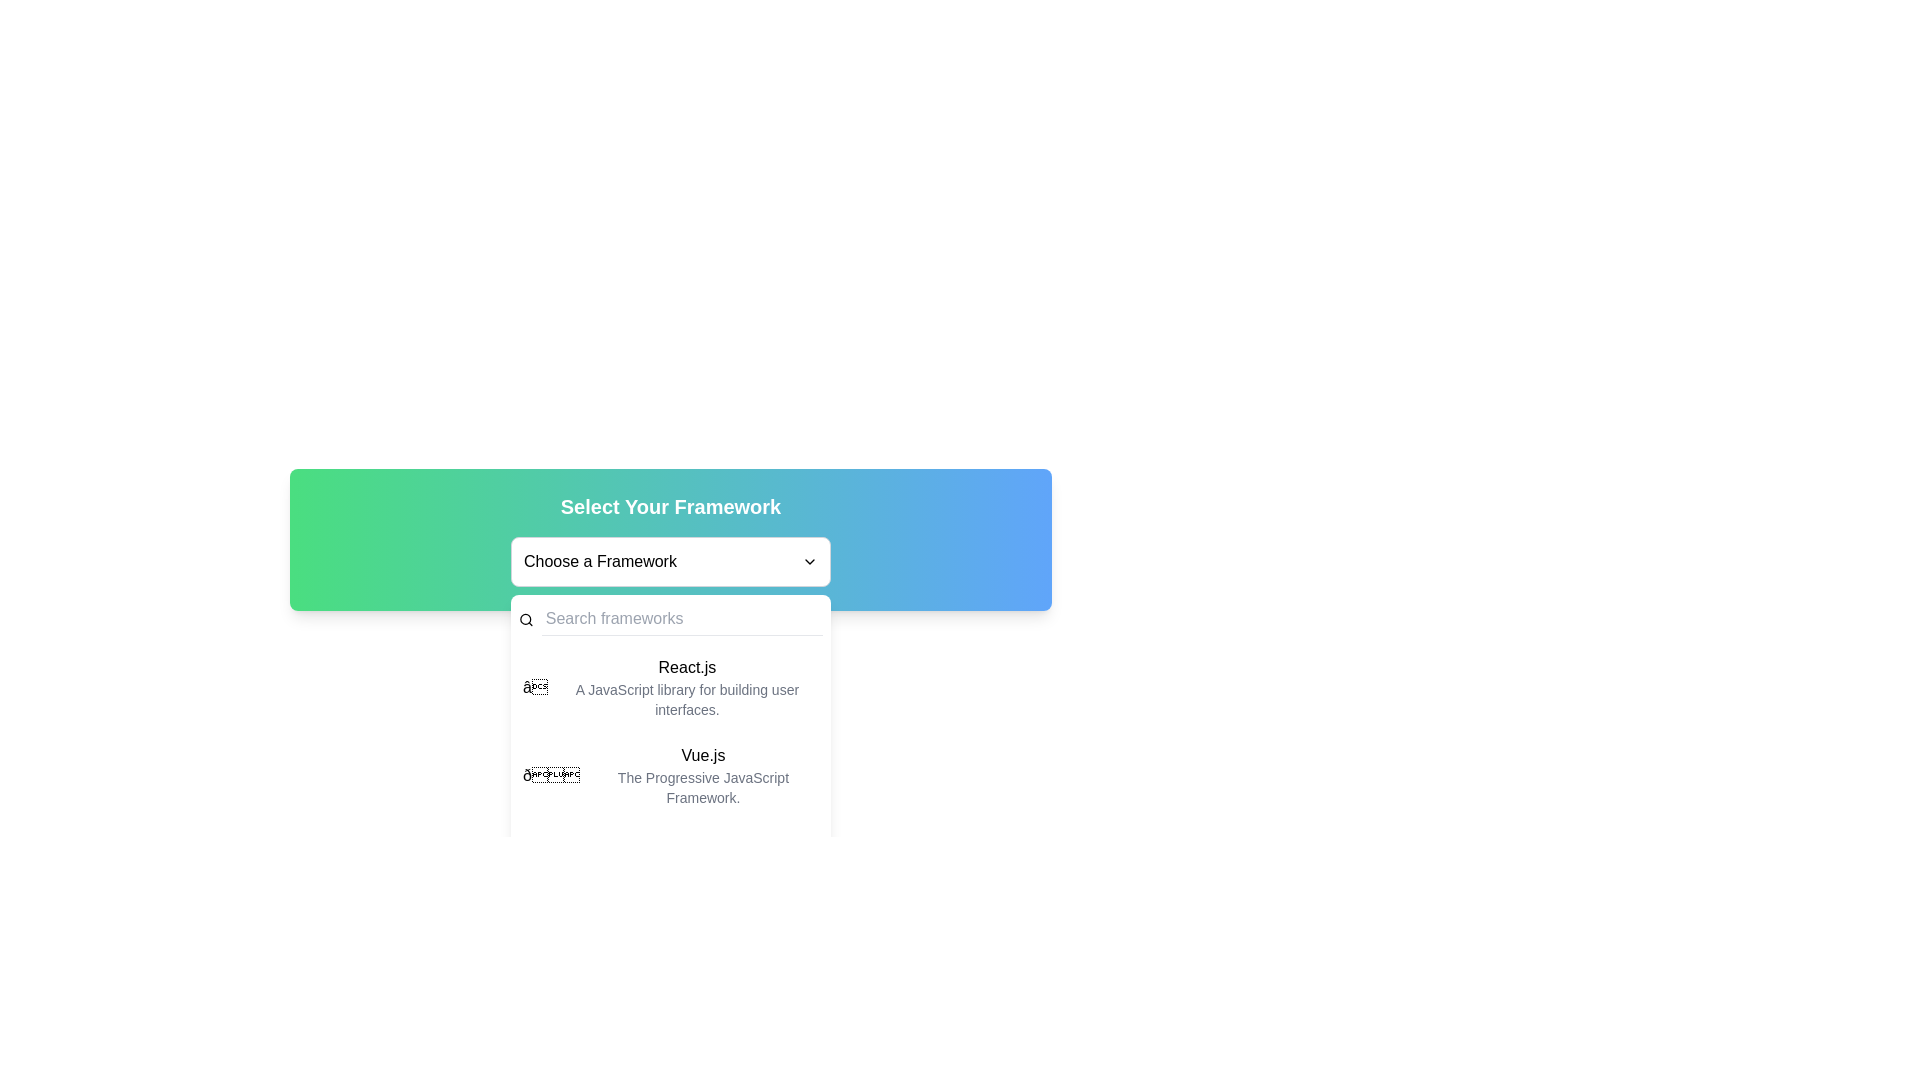 Image resolution: width=1920 pixels, height=1080 pixels. I want to click on the dropdown menu located below the heading 'Select Your Framework', so click(671, 562).